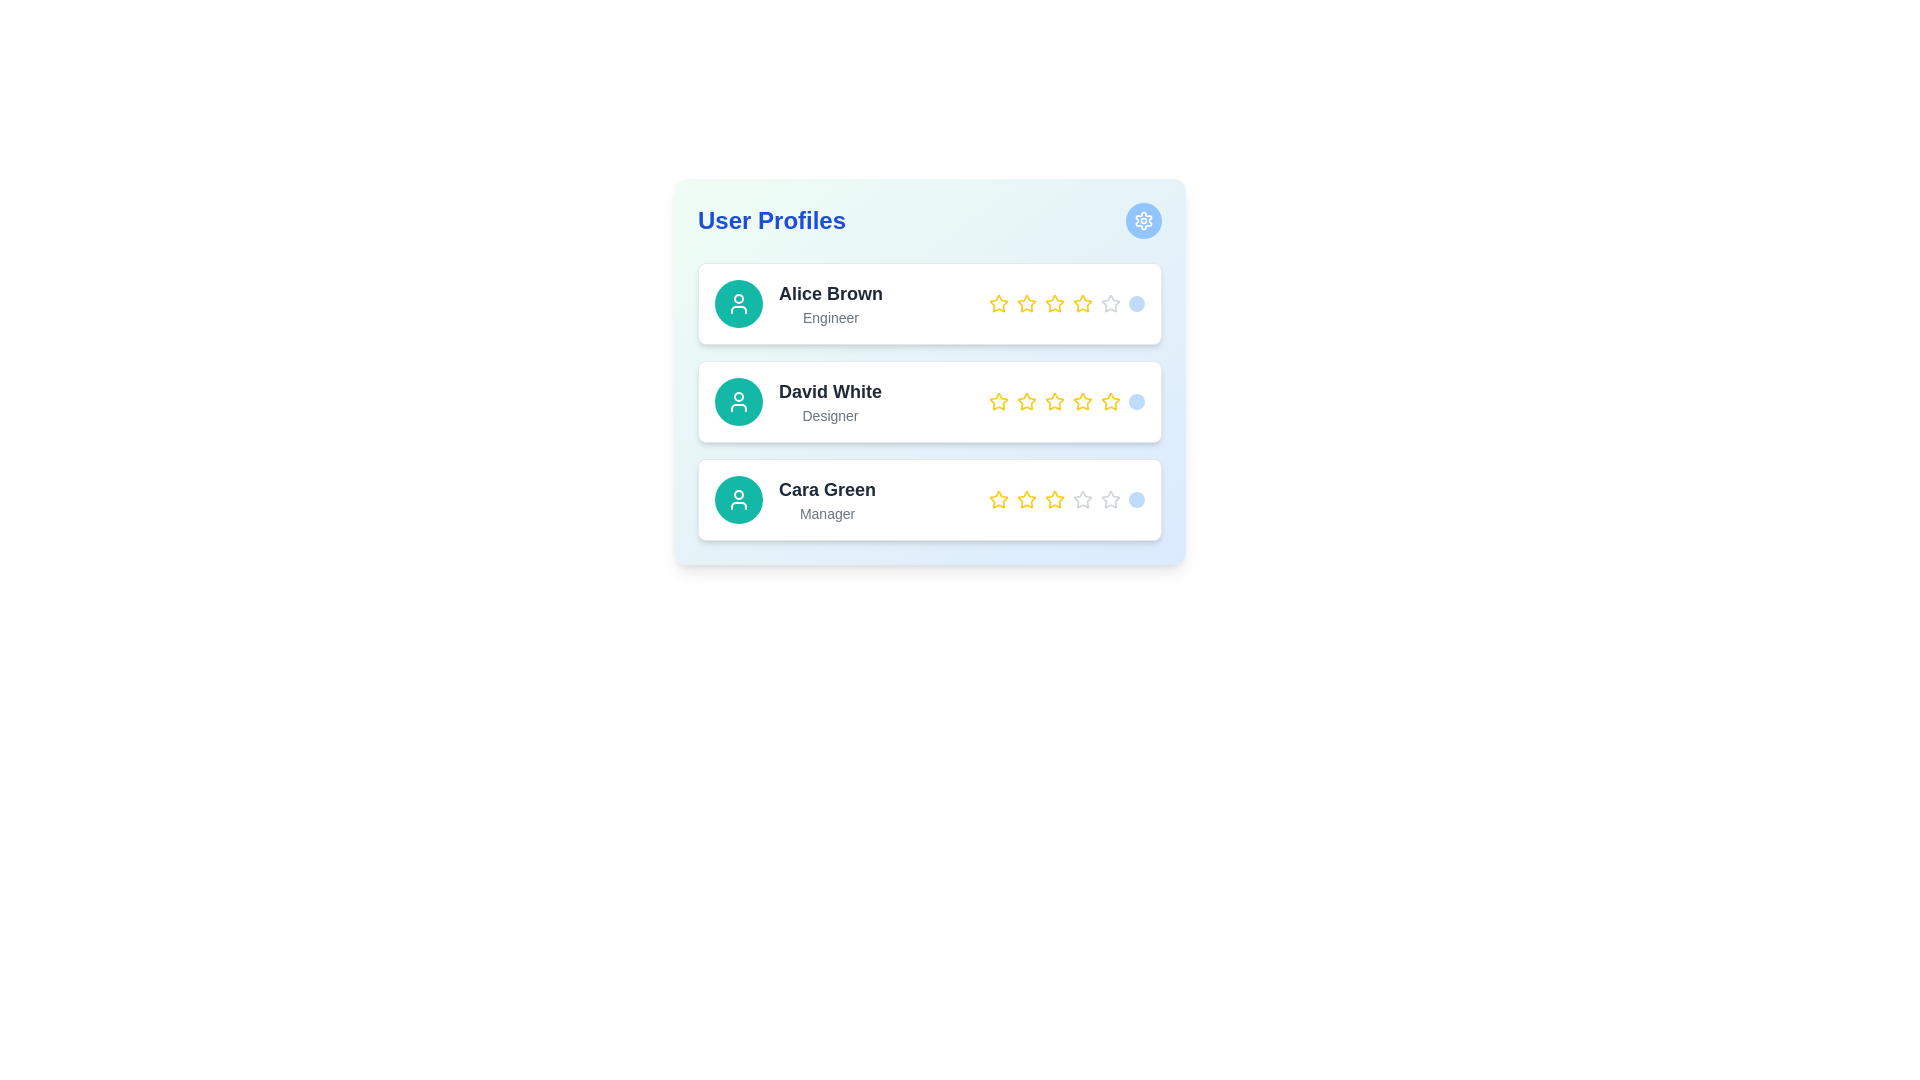 This screenshot has width=1920, height=1080. What do you see at coordinates (929, 401) in the screenshot?
I see `the user profile card for 'David White'` at bounding box center [929, 401].